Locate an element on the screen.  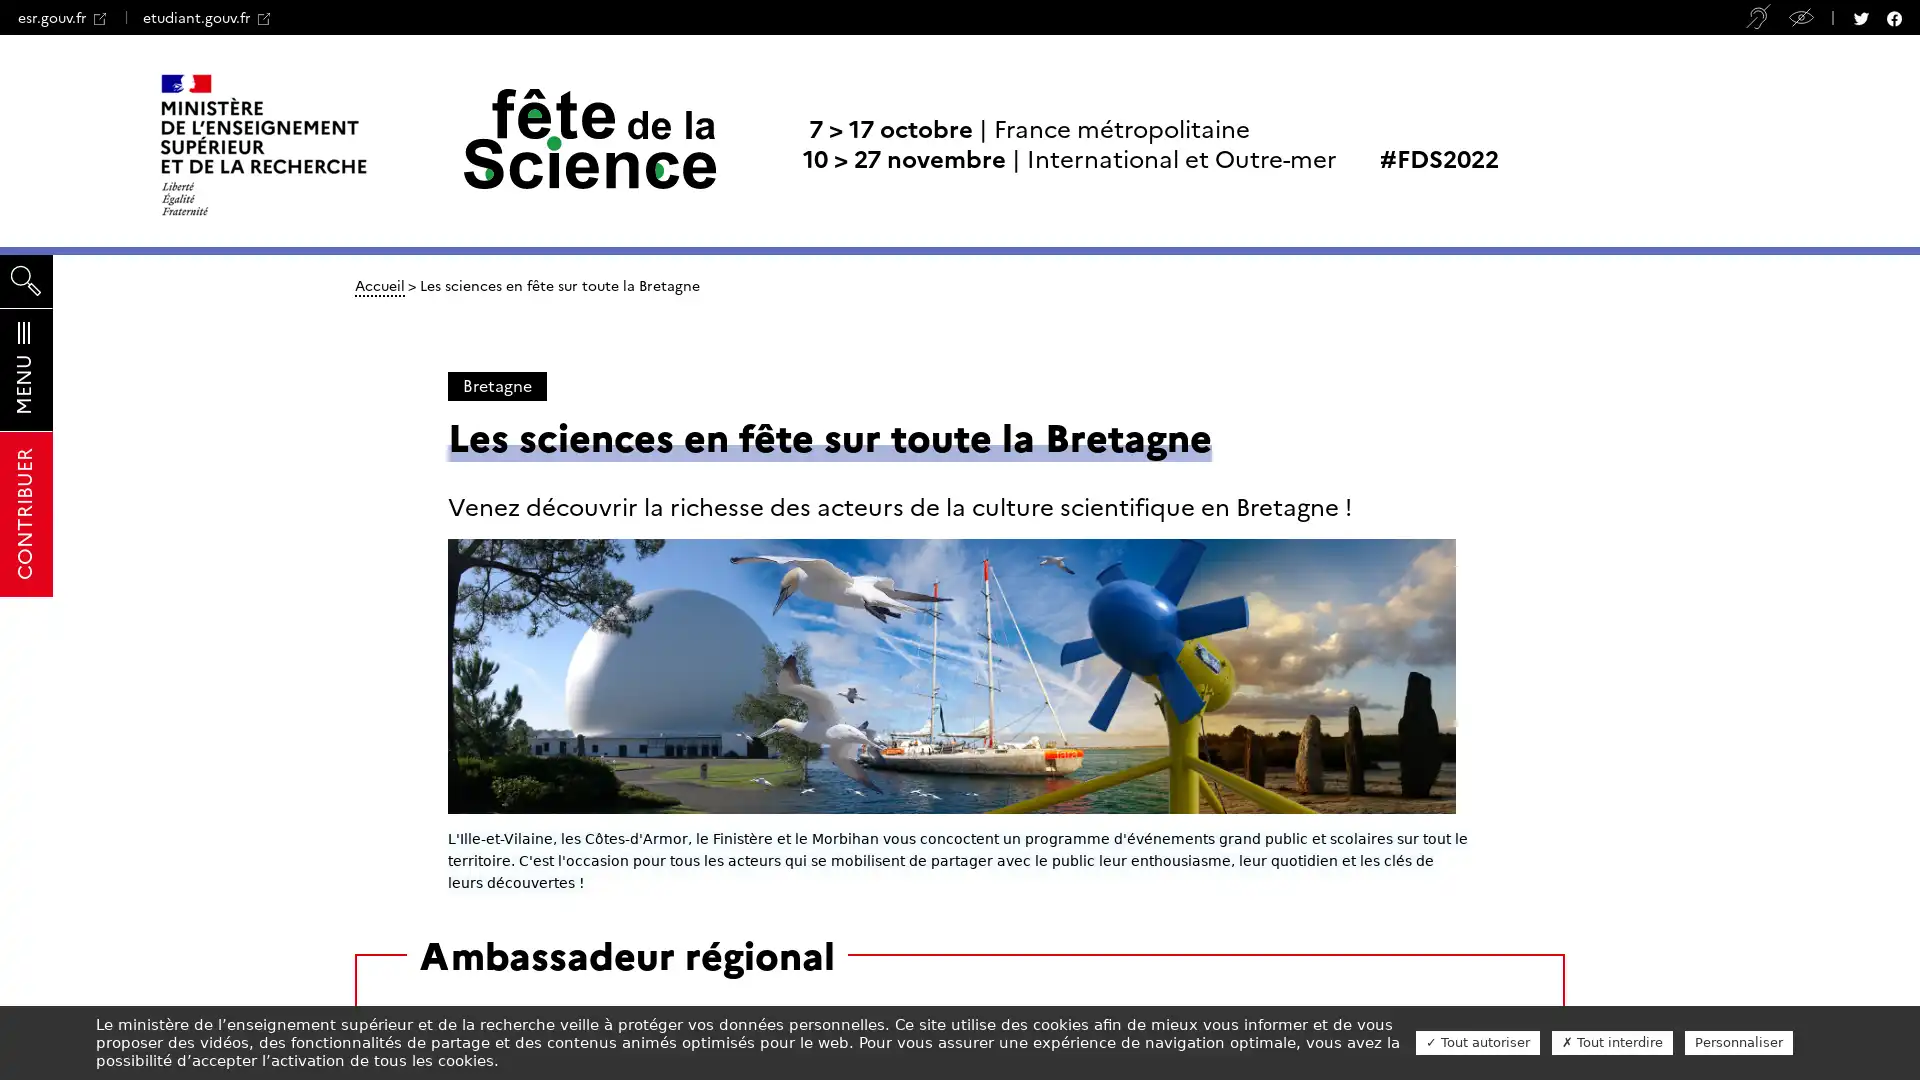
+ is located at coordinates (293, 15).